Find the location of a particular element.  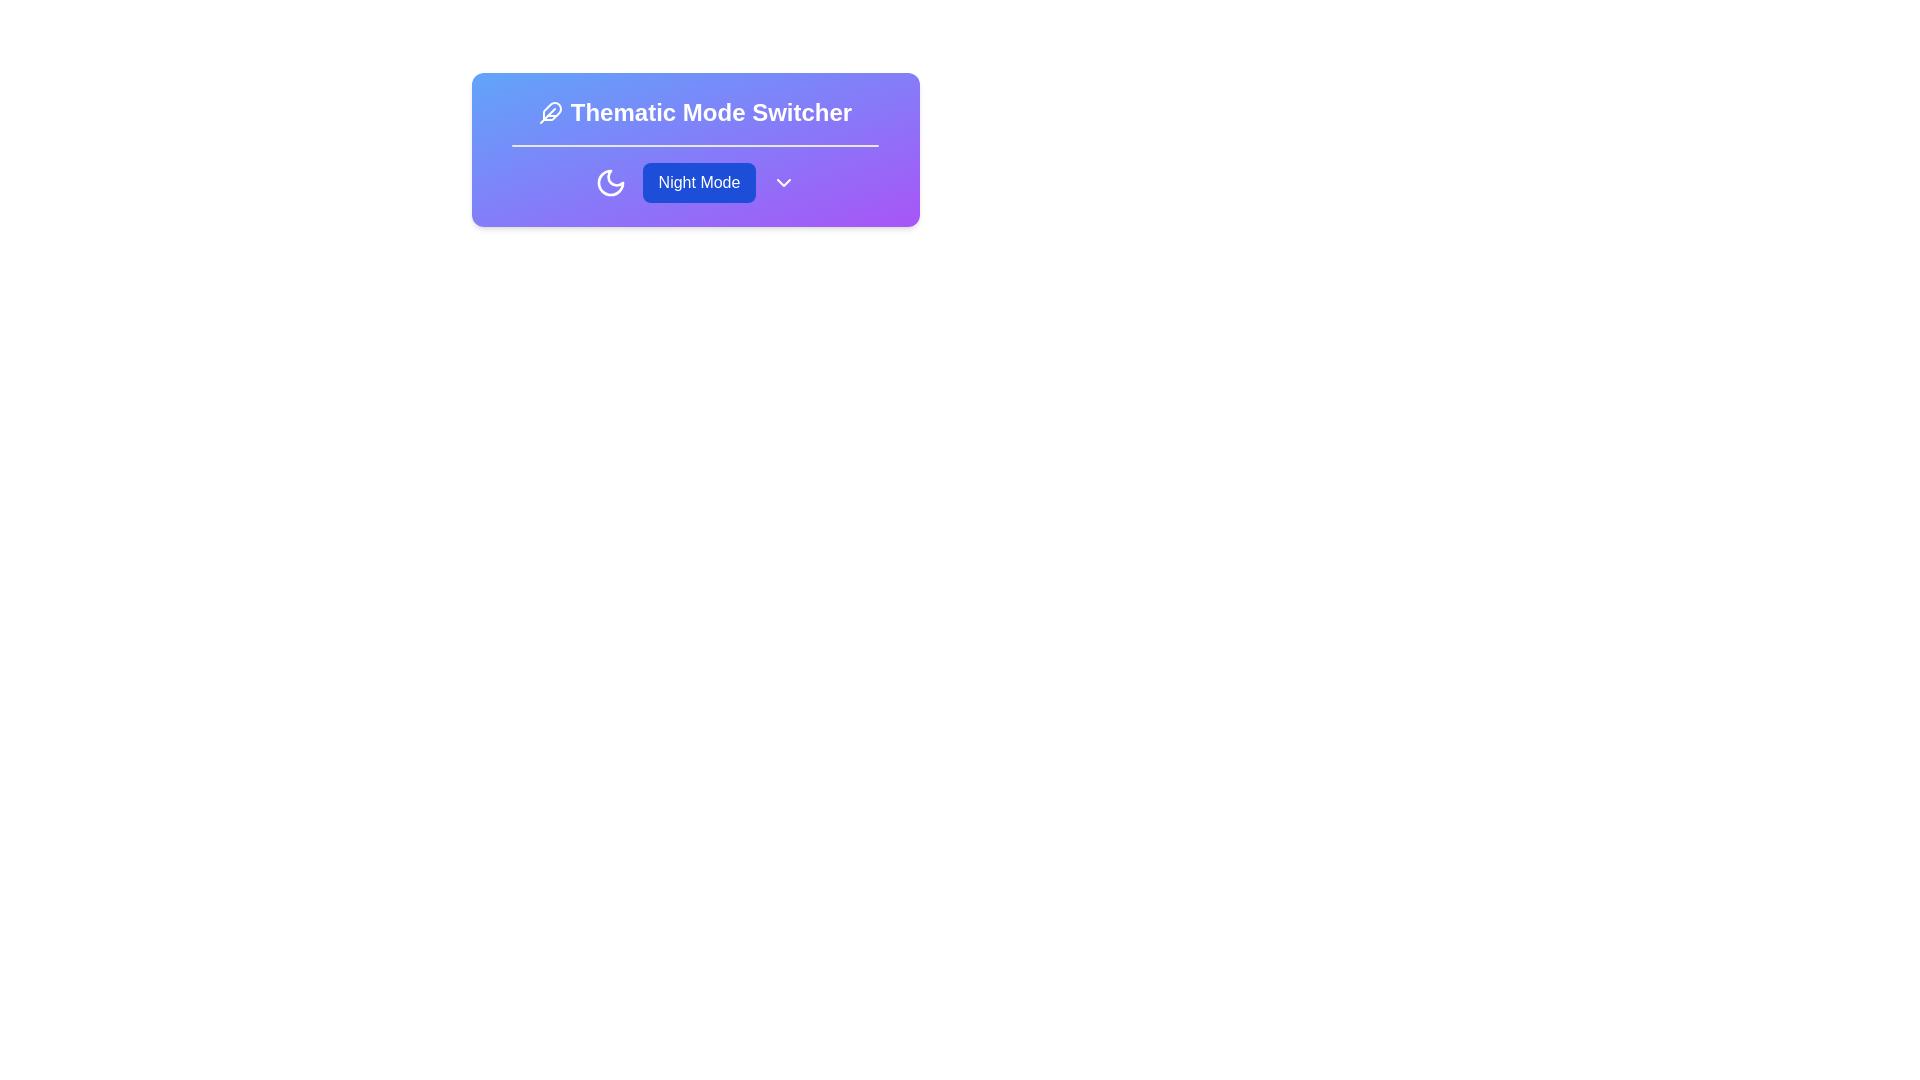

the text label reading 'Thematic Mode Switcher', which is bold and white, located at the top-left of a box with theming options, positioned to the right of a quill feather icon is located at coordinates (711, 112).